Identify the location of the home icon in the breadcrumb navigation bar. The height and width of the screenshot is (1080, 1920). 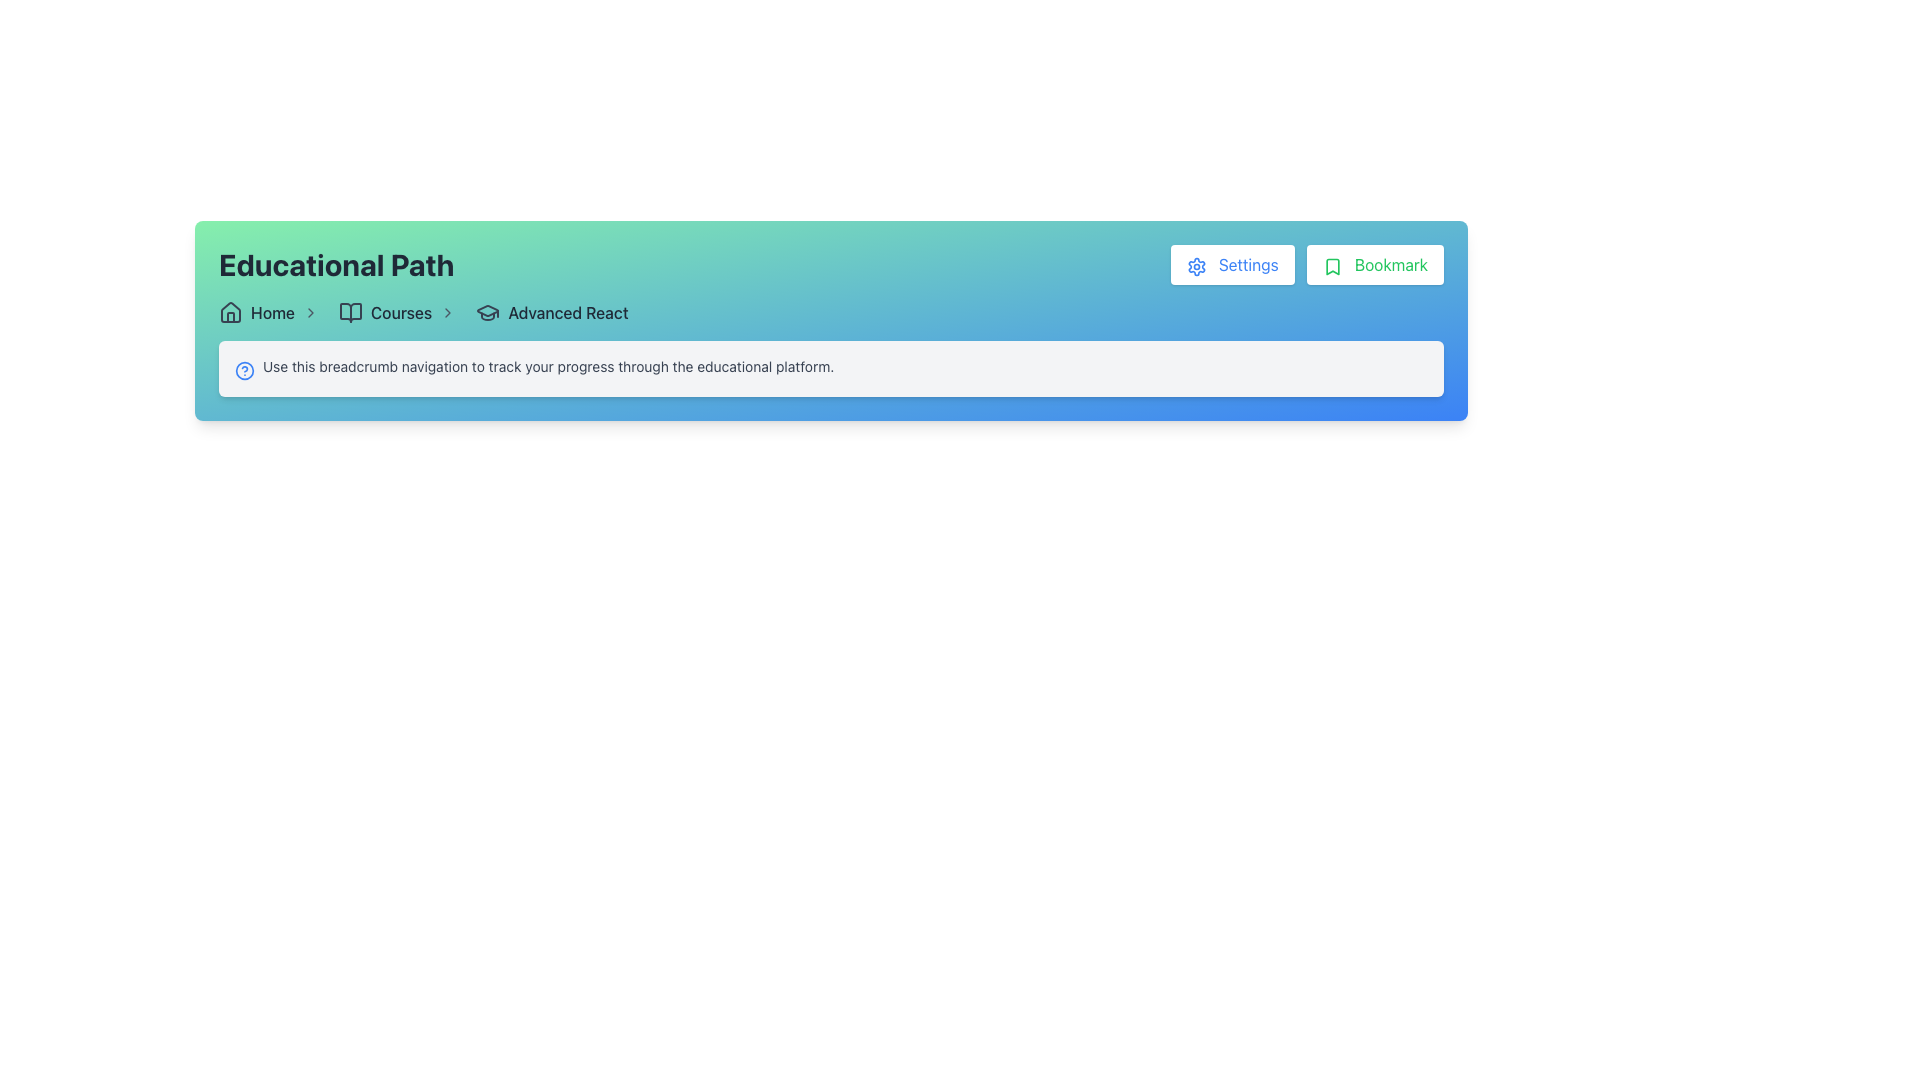
(230, 312).